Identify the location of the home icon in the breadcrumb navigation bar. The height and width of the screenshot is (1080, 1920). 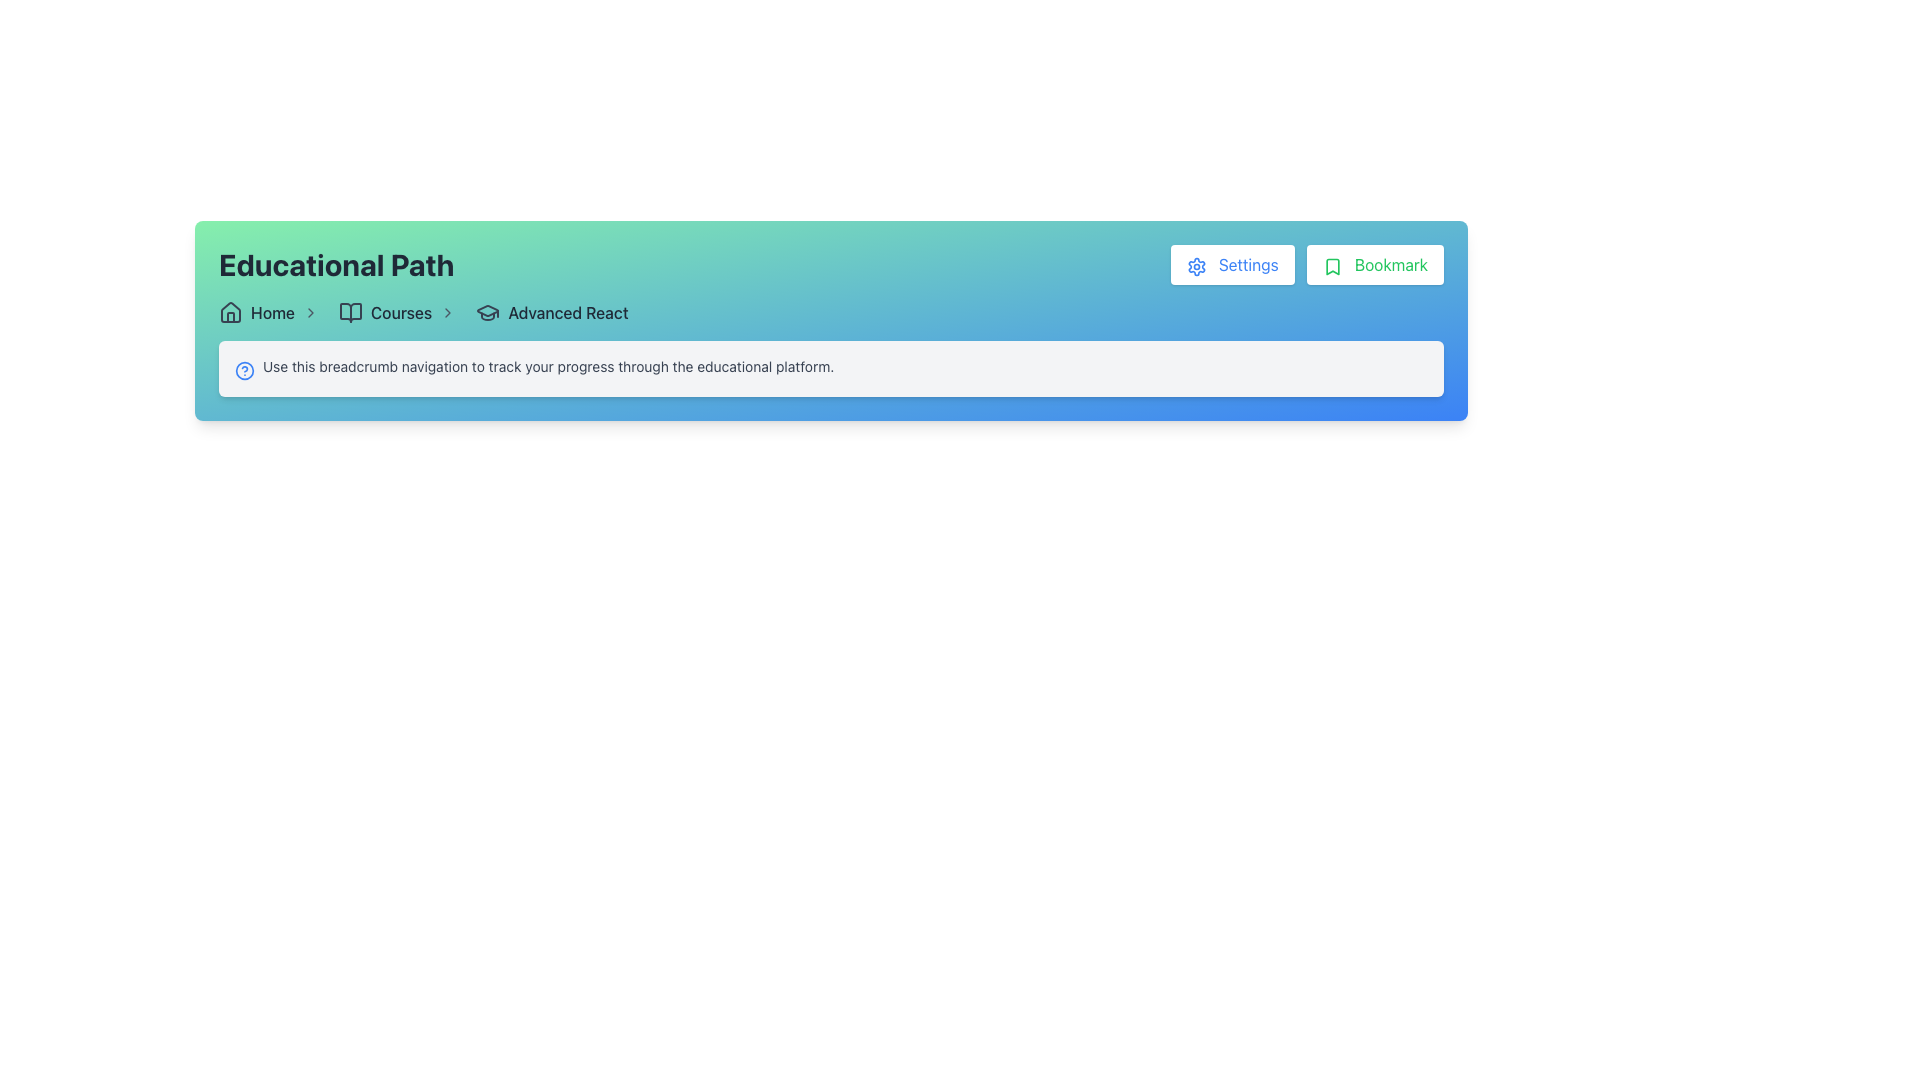
(230, 312).